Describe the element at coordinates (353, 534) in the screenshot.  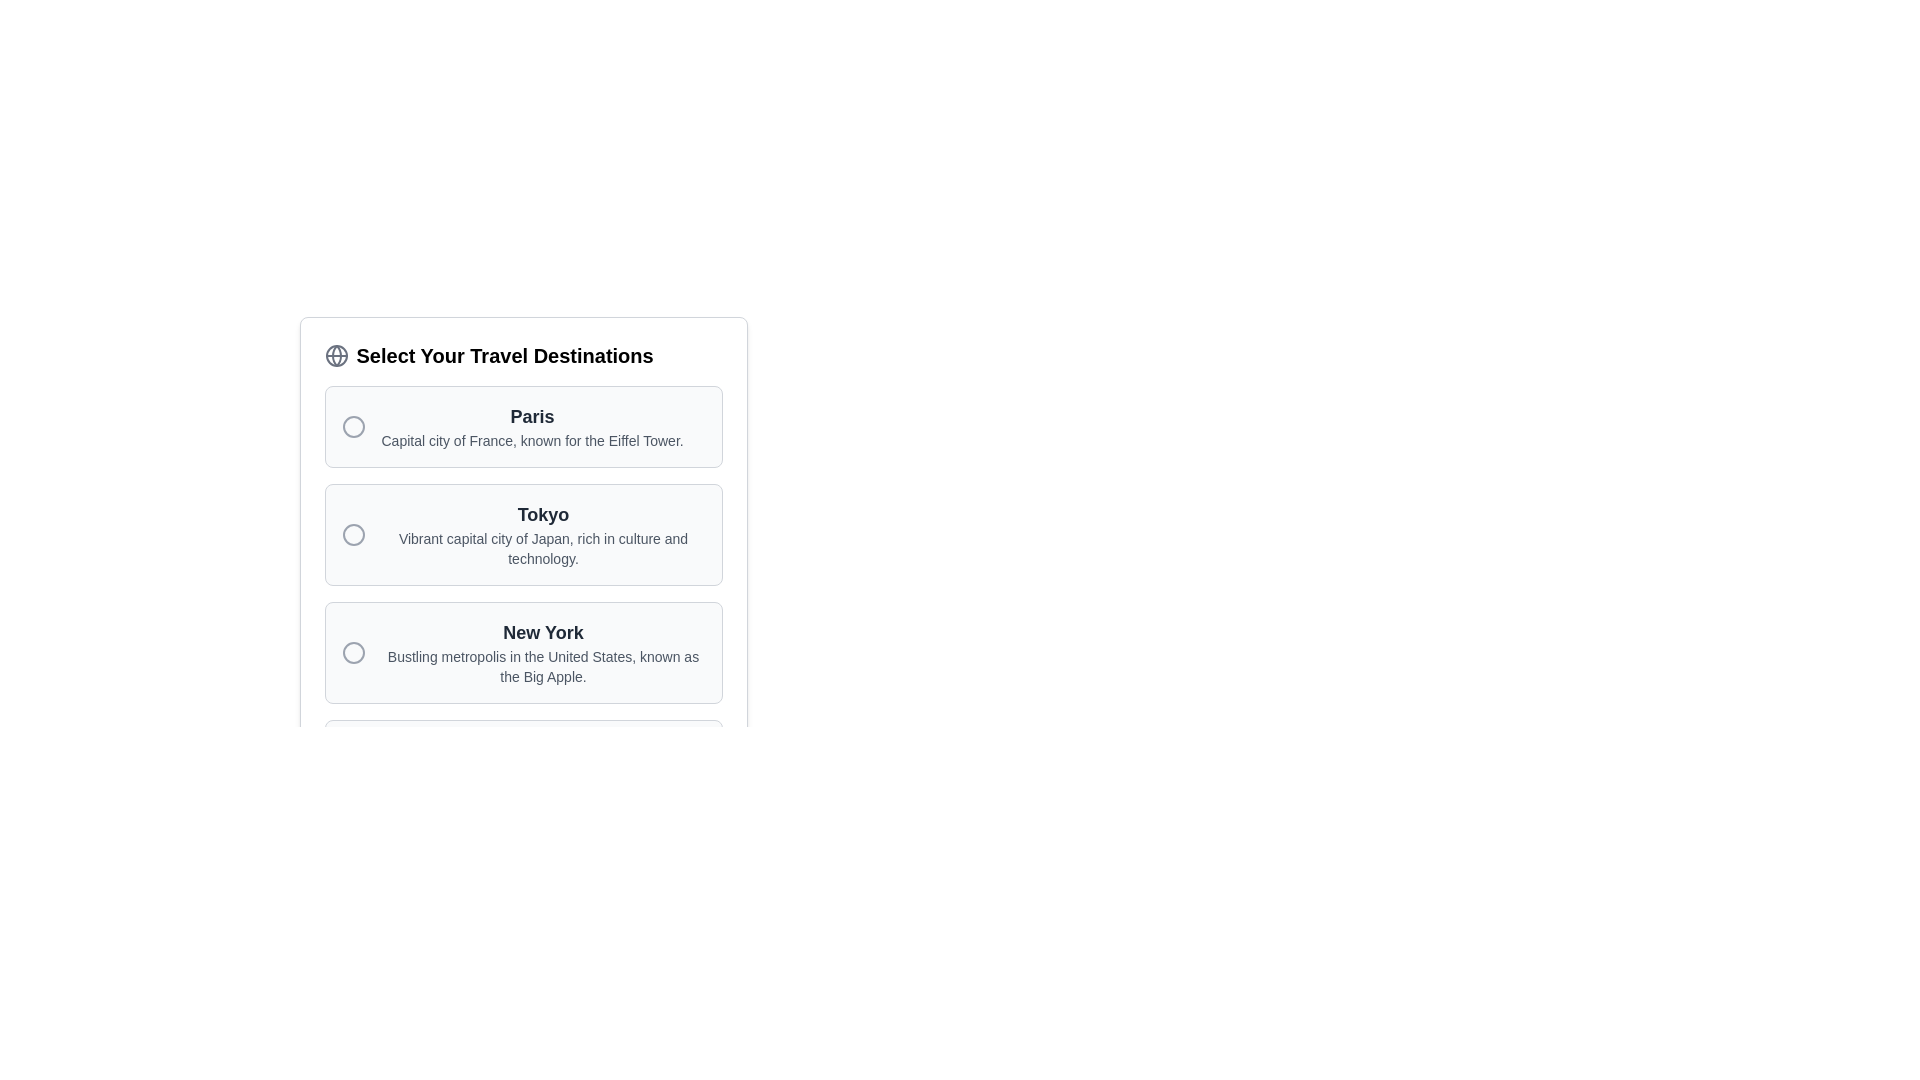
I see `the circular icon associated with the 'Tokyo' option` at that location.